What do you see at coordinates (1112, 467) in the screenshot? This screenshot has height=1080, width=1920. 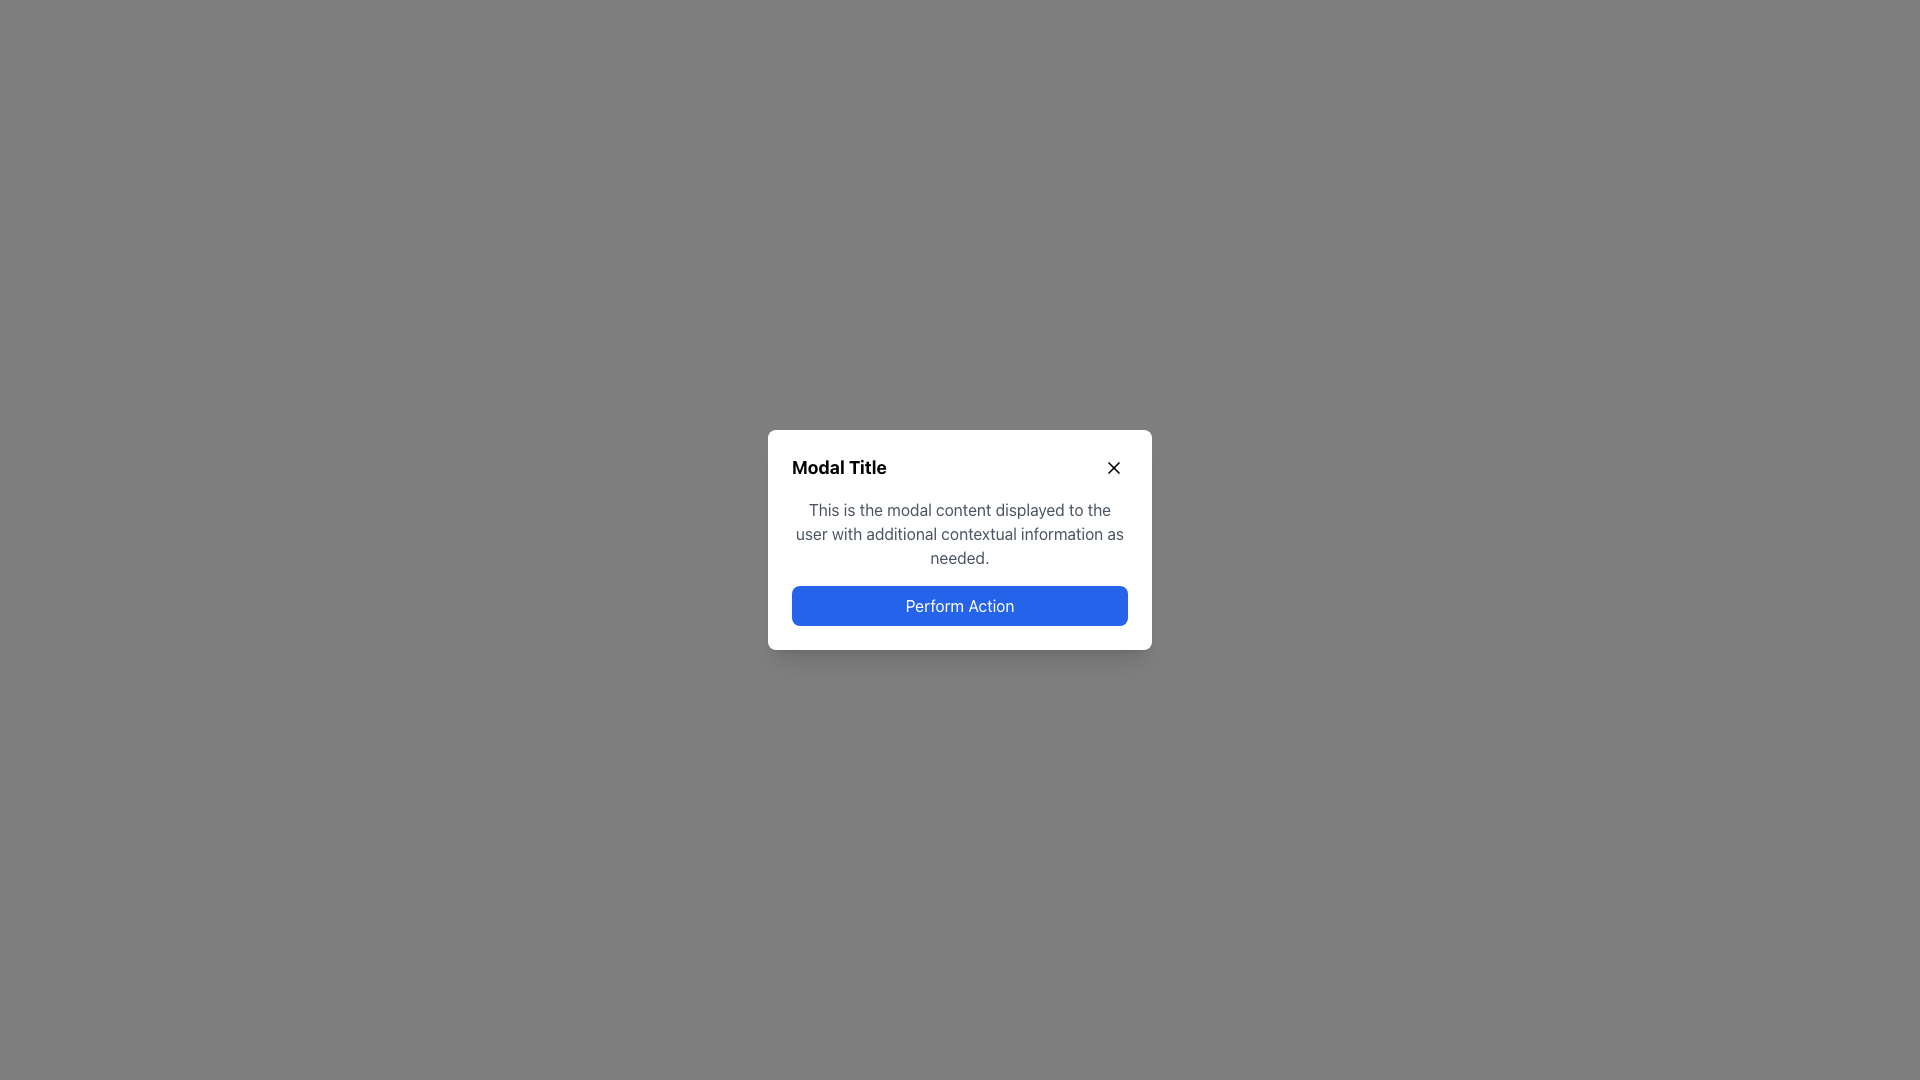 I see `the small square button with an 'X' icon located at the top-right corner of the modal dialog box to trigger the hover effect` at bounding box center [1112, 467].